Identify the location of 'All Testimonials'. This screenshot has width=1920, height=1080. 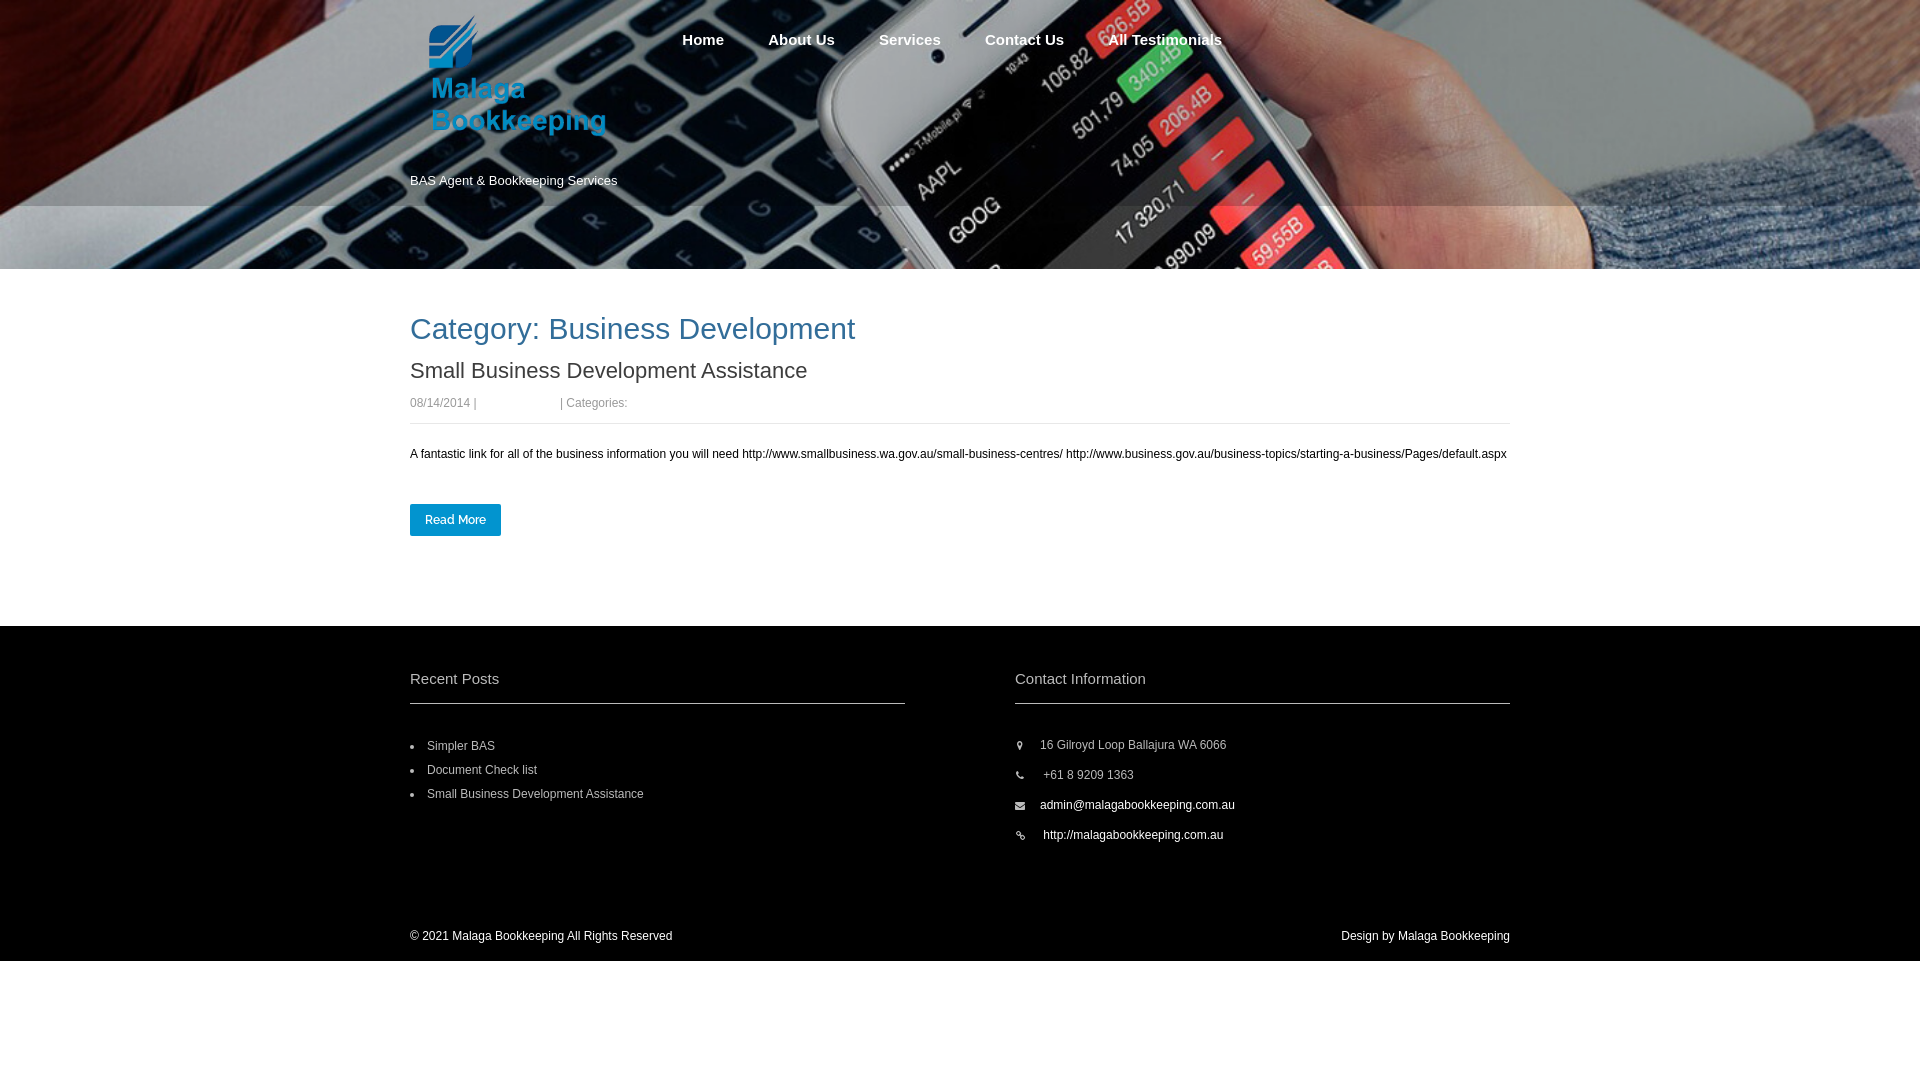
(1165, 40).